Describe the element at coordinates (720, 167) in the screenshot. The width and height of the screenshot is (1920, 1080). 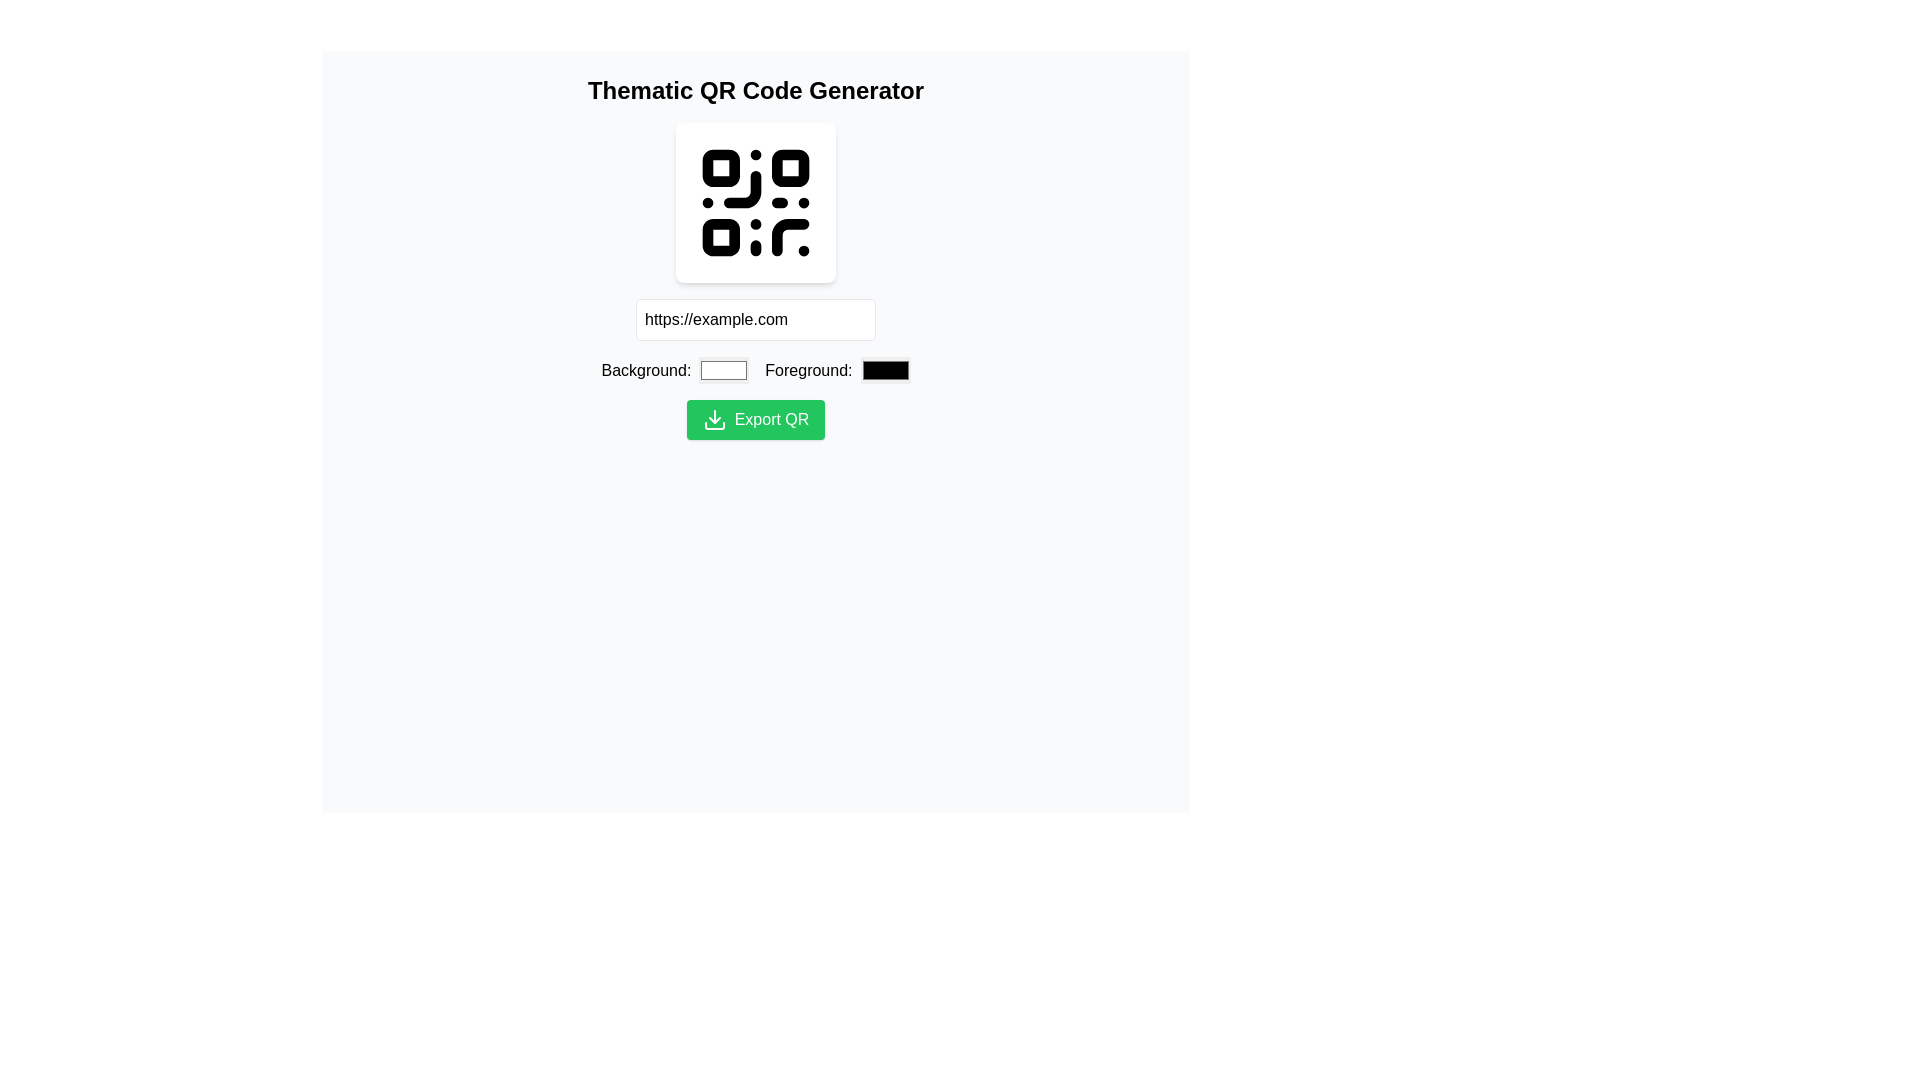
I see `the small square in the top-left corner of the QR code icon, which is part of the QR code structure` at that location.